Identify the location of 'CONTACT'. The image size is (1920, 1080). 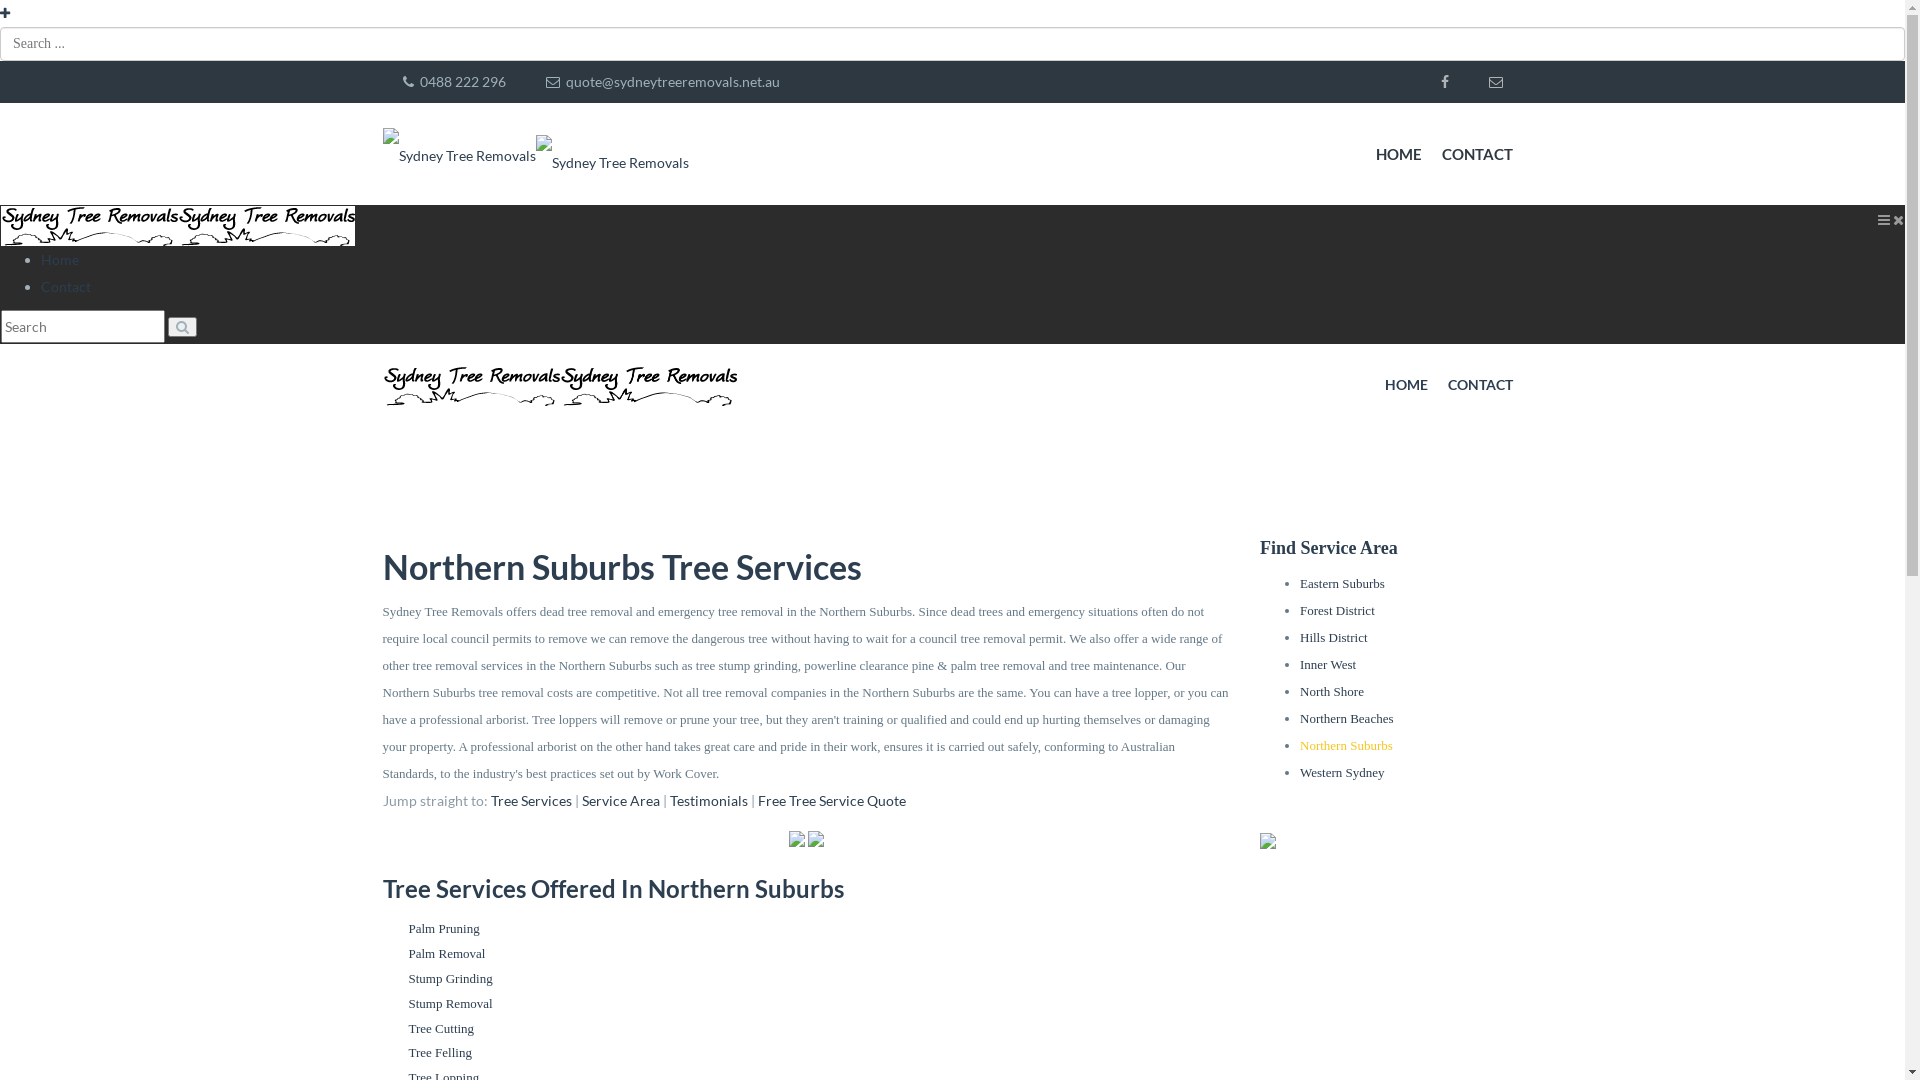
(1477, 153).